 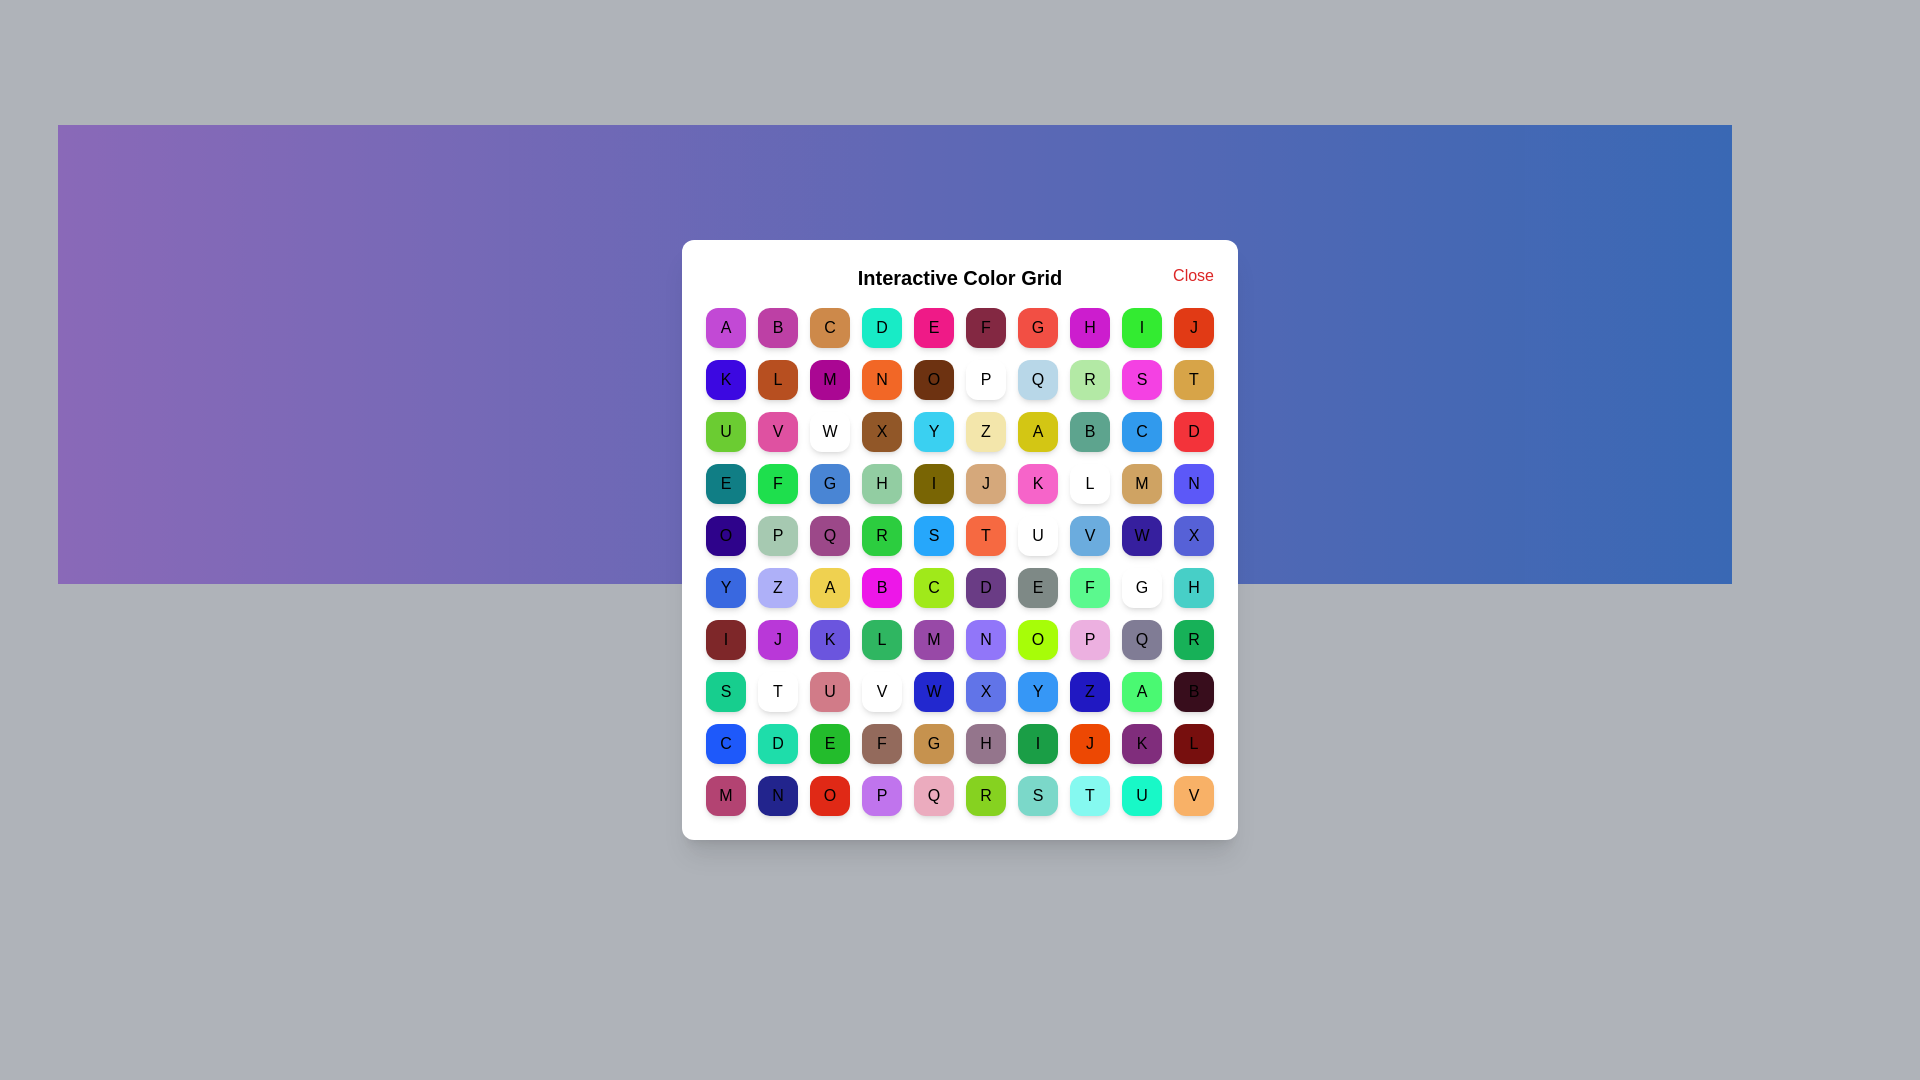 What do you see at coordinates (1142, 380) in the screenshot?
I see `the grid cell labeled S to view its color message` at bounding box center [1142, 380].